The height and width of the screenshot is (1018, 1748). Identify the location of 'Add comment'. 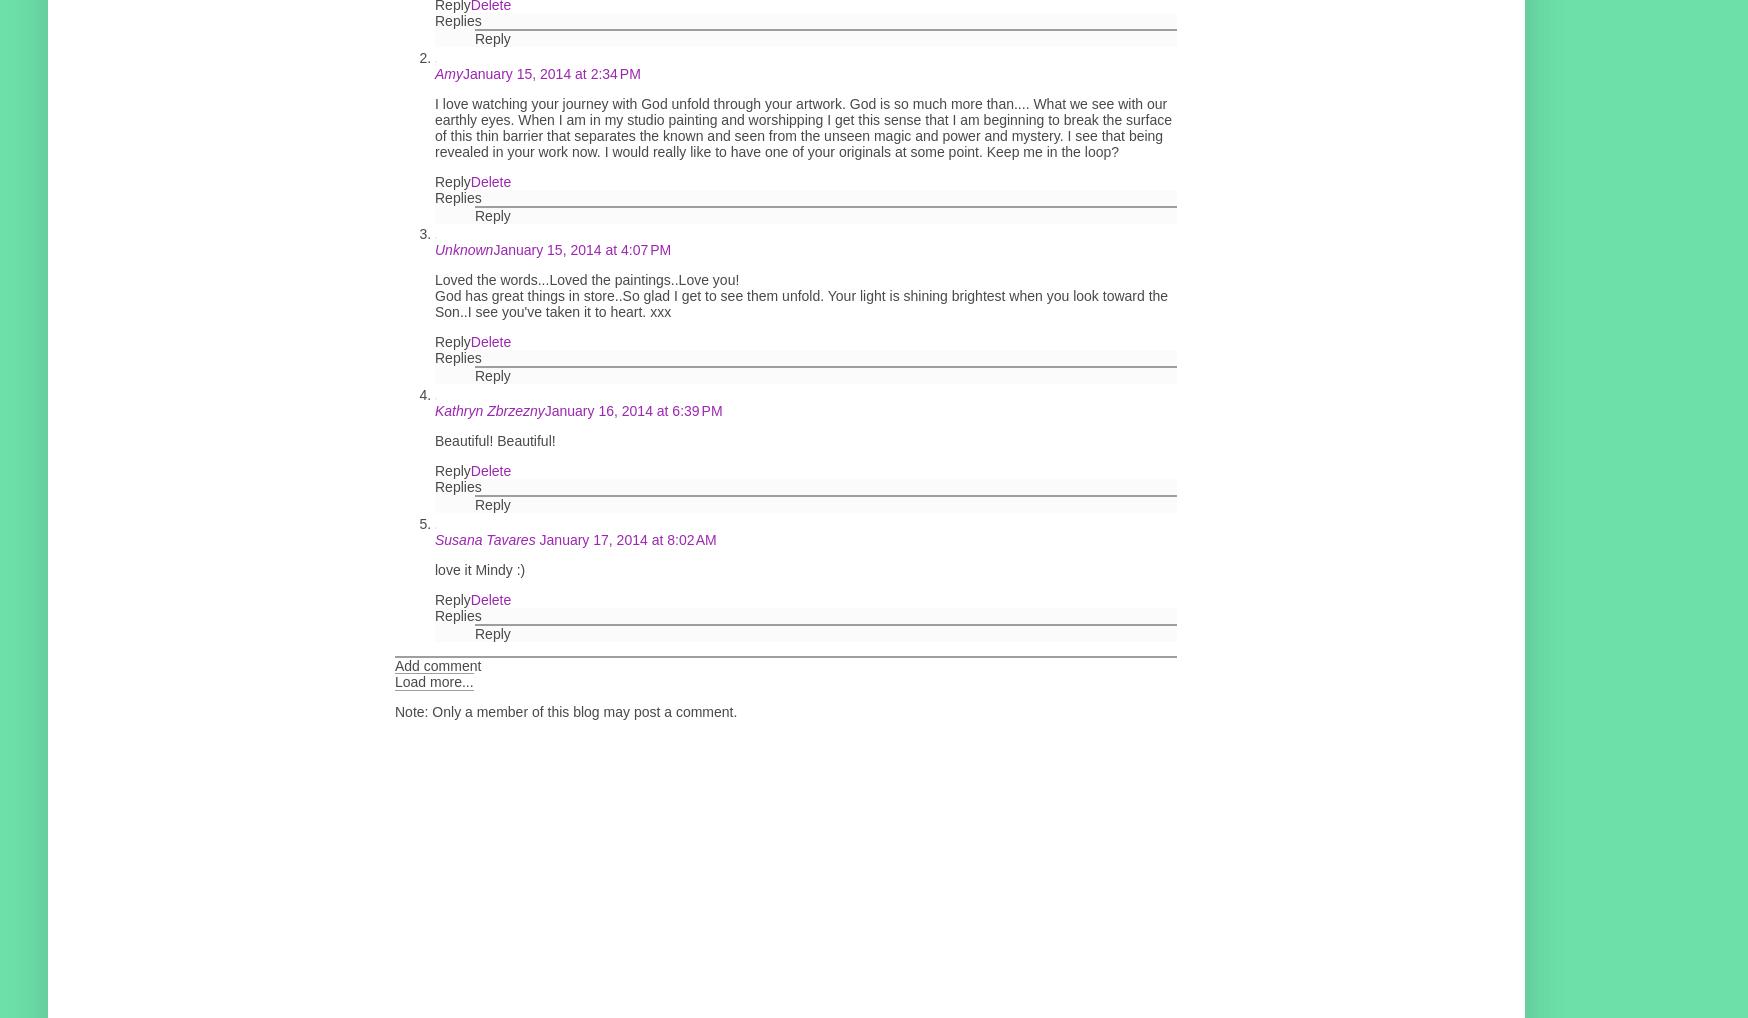
(437, 664).